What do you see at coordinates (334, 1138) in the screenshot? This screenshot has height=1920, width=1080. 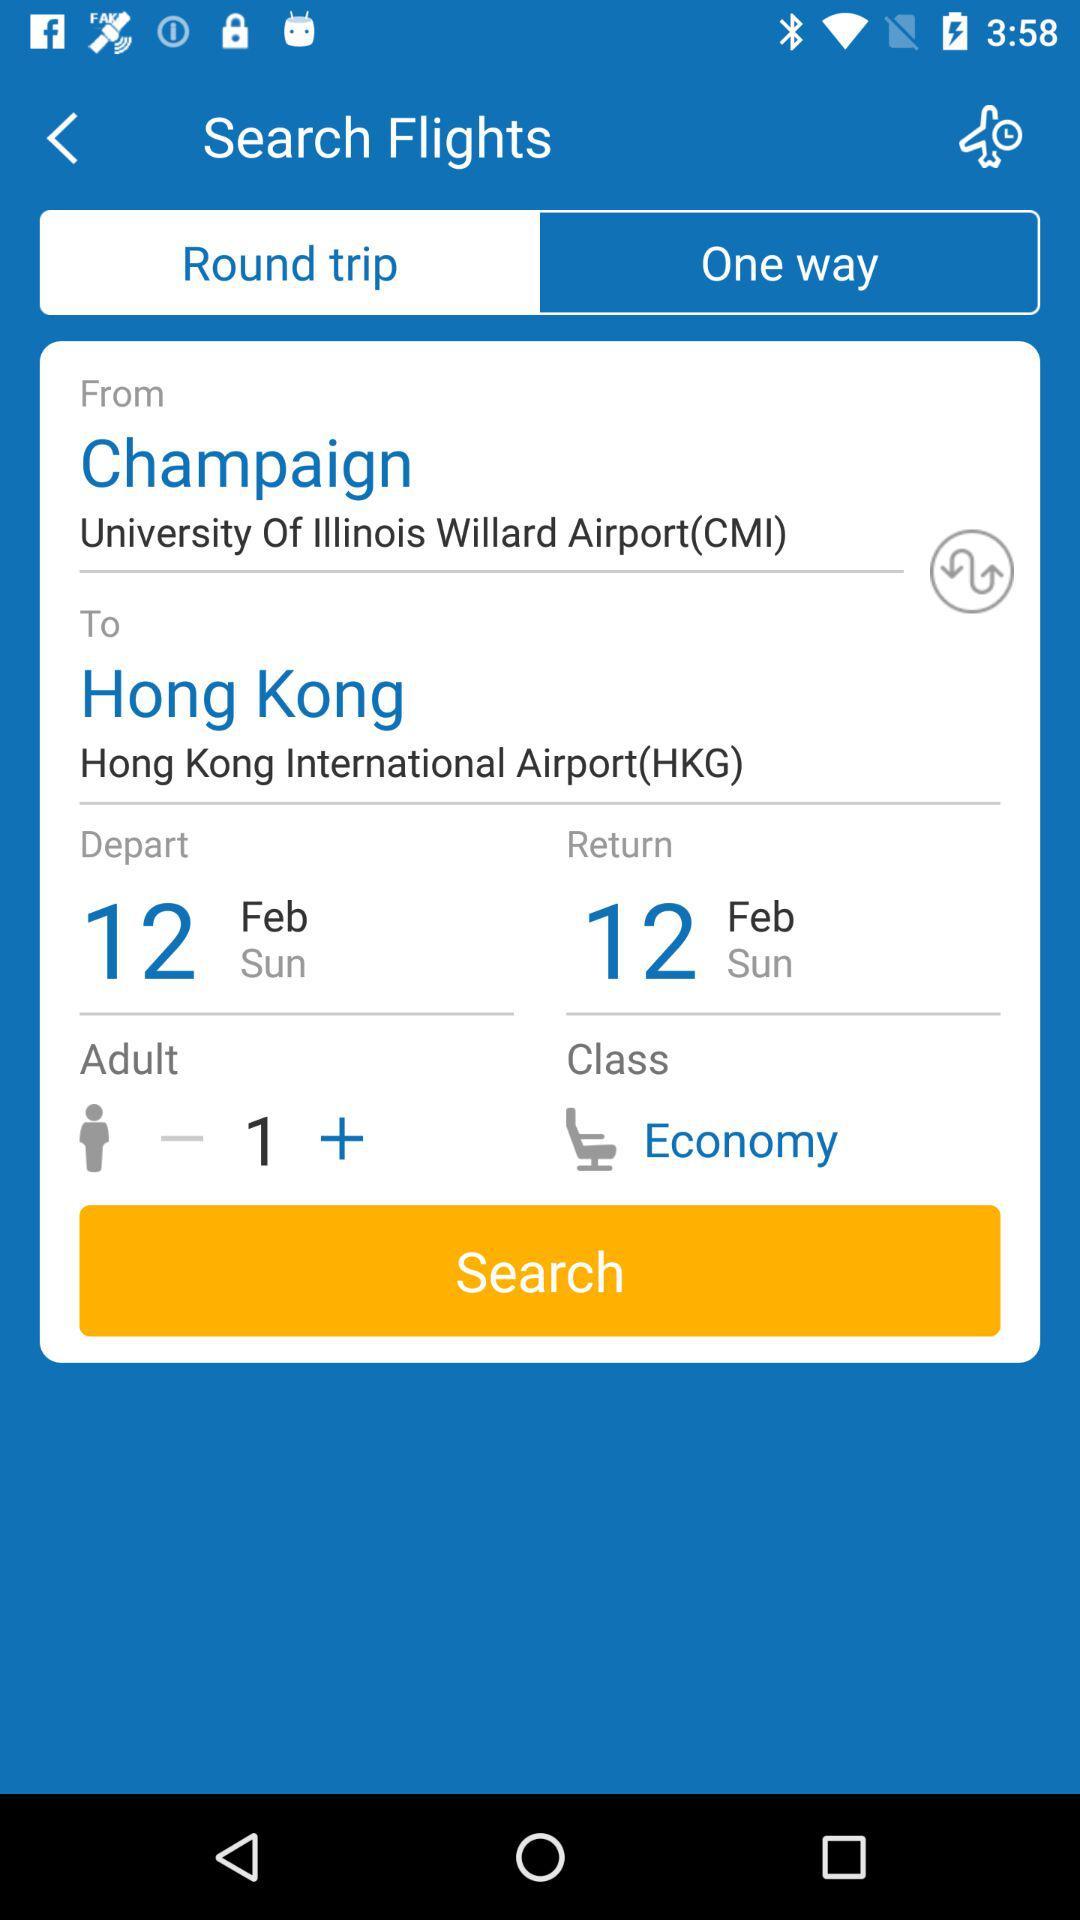 I see `the number of adults up` at bounding box center [334, 1138].